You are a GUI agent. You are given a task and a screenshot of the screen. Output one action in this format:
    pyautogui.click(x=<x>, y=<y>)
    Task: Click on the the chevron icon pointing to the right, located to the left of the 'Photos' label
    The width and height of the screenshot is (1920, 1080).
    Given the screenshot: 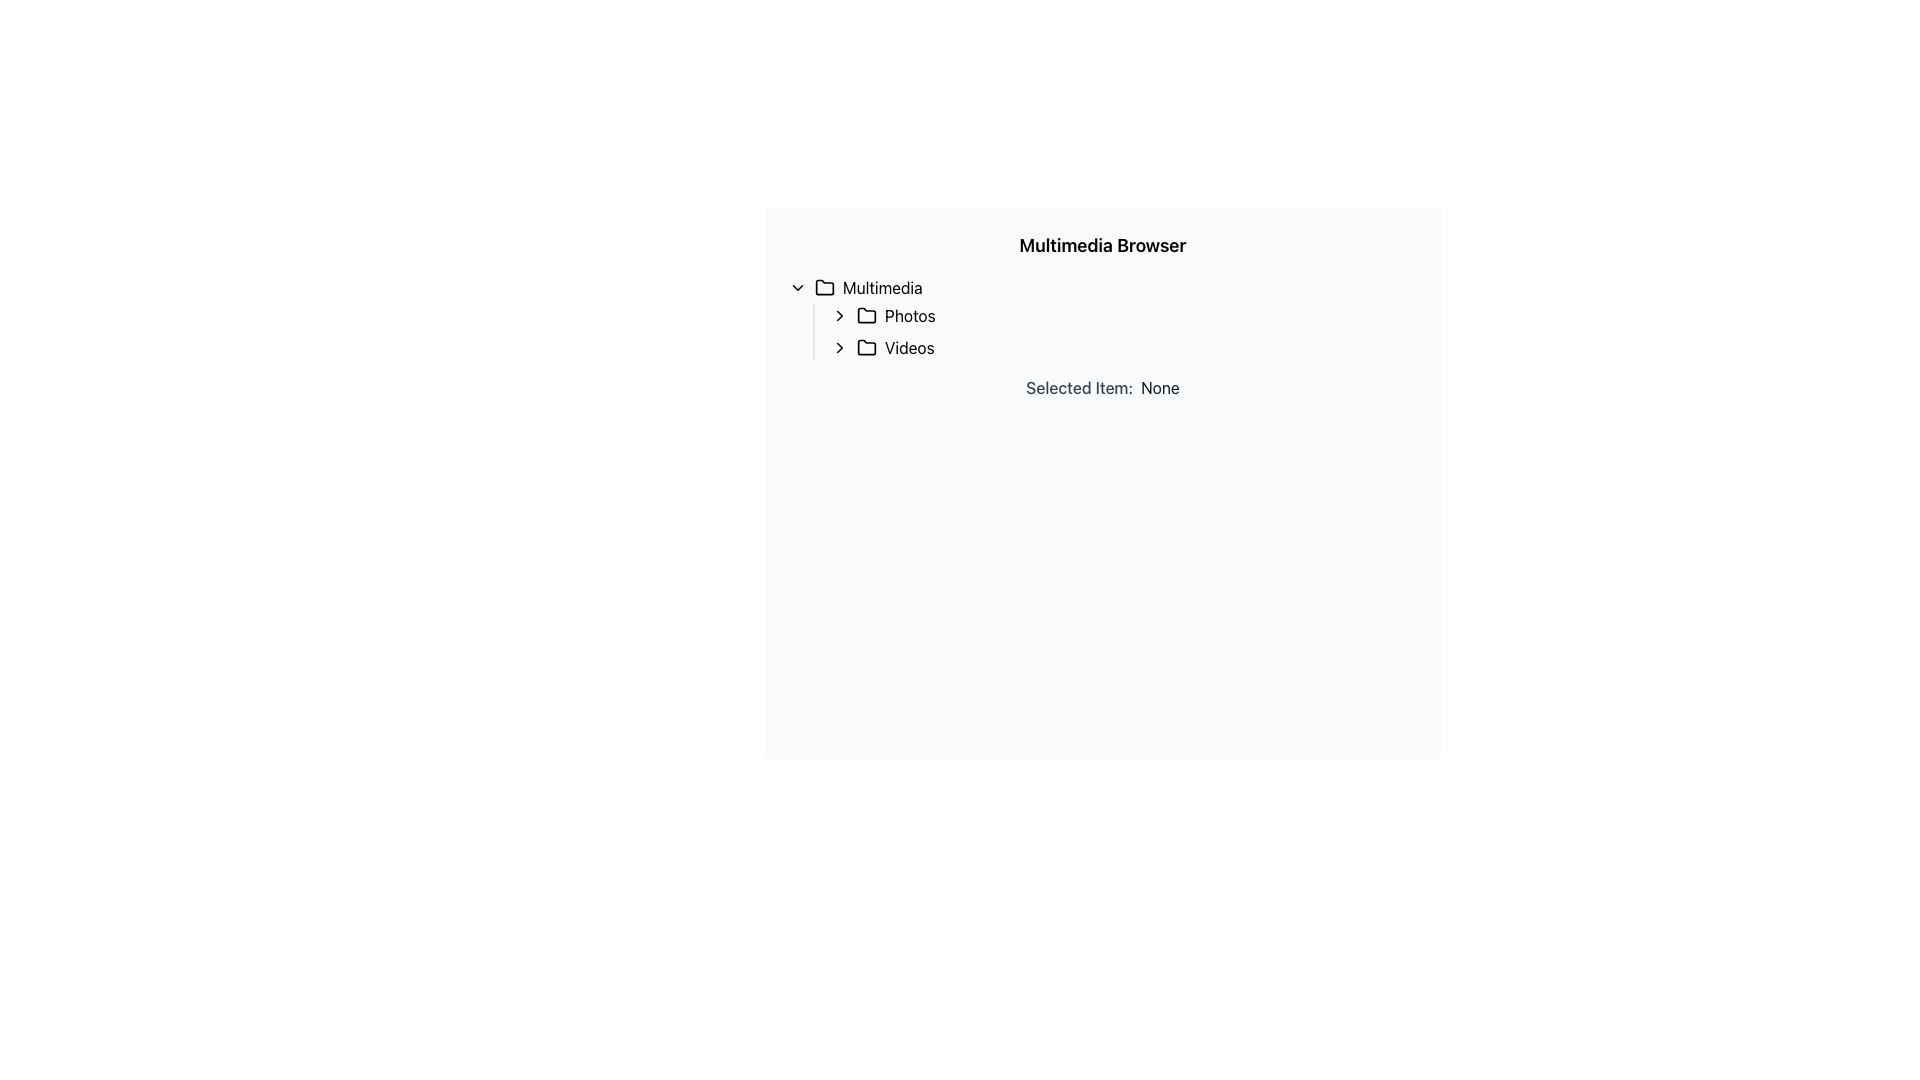 What is the action you would take?
    pyautogui.click(x=840, y=315)
    